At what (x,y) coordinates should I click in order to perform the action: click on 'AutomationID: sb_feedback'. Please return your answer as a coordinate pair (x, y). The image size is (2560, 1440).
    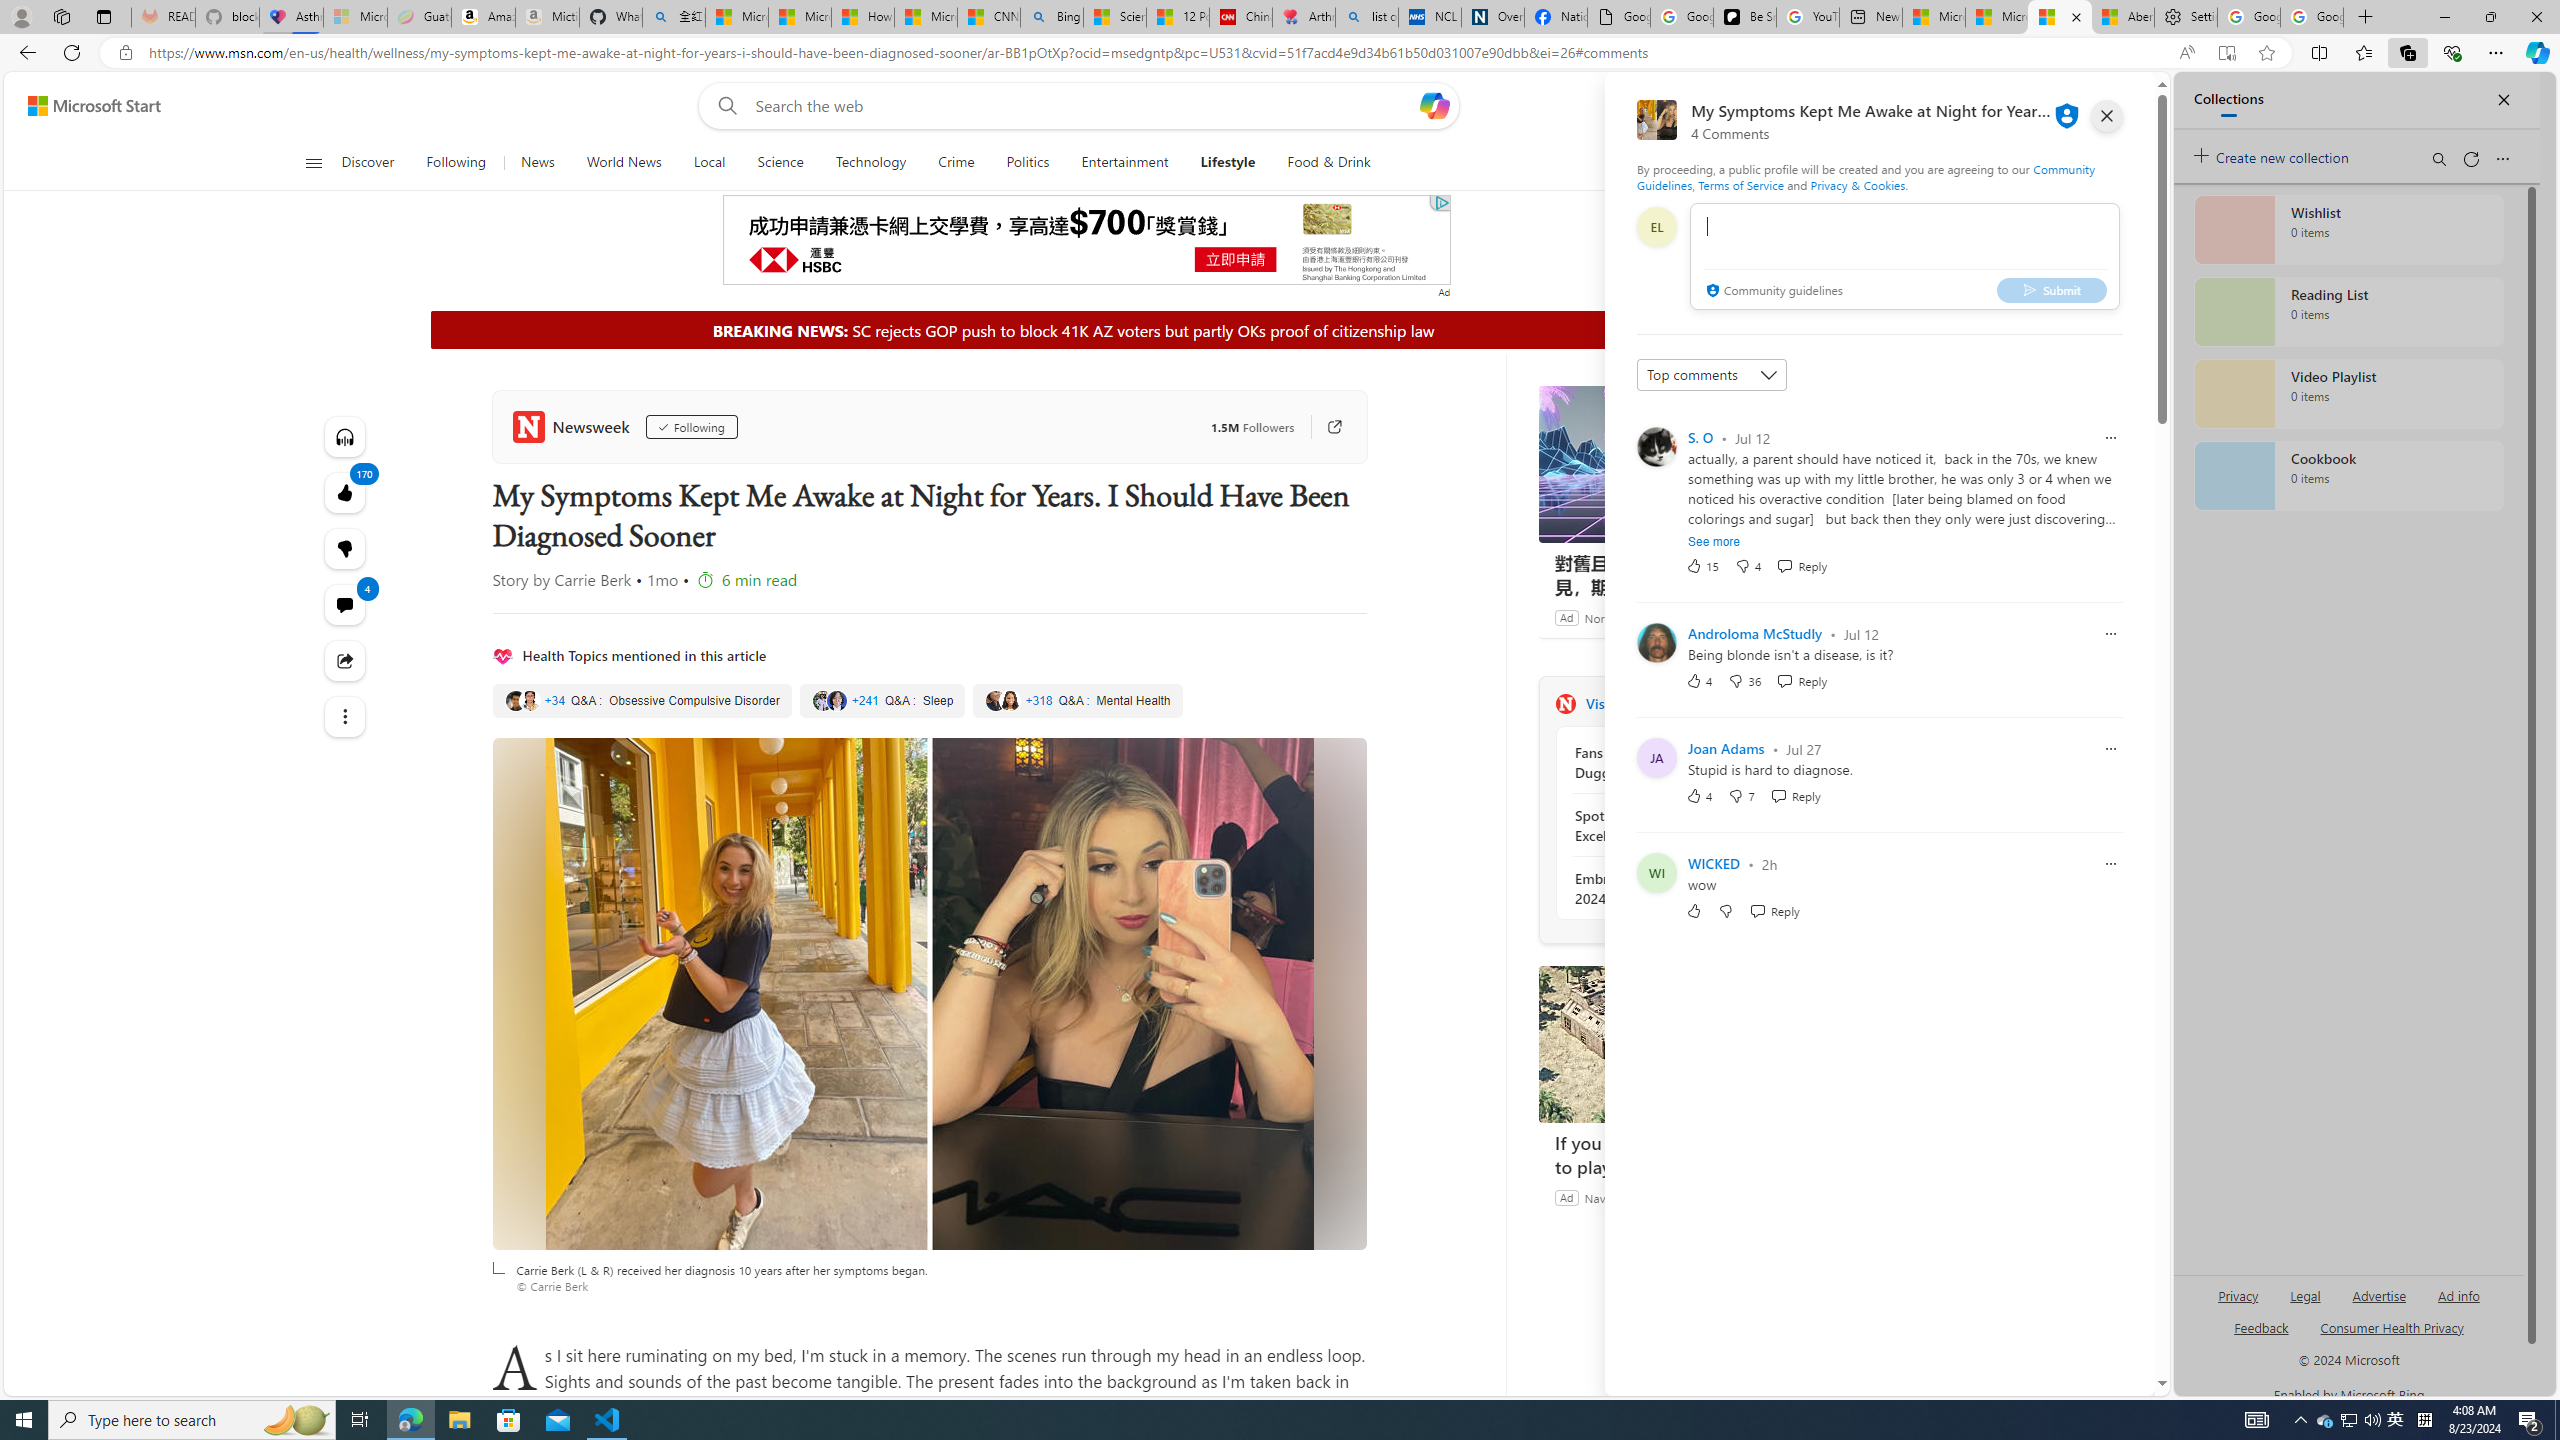
    Looking at the image, I should click on (2261, 1325).